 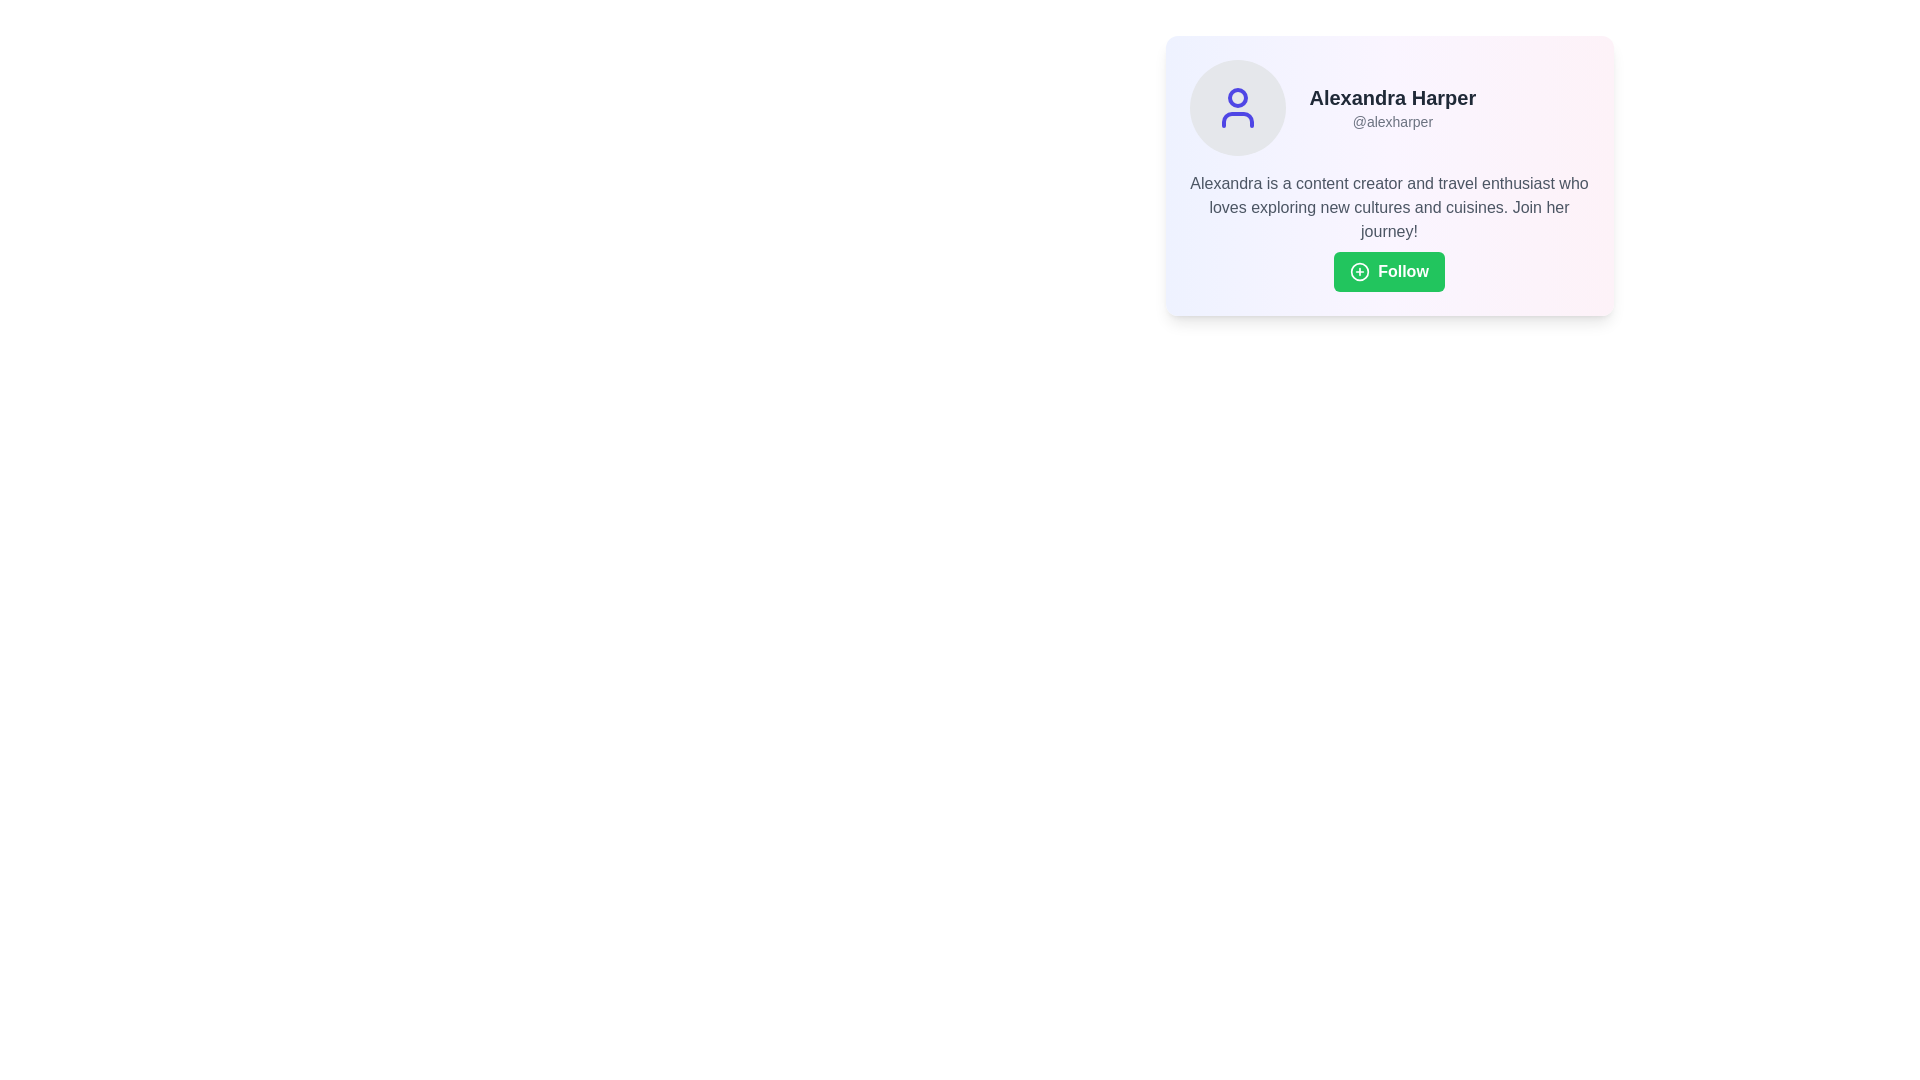 I want to click on the call-to-action button located below the text 'Alexandra is a content creator and travel enthusiast who loves exploring new cultures and cuisines.' to trigger hover effects, so click(x=1388, y=272).